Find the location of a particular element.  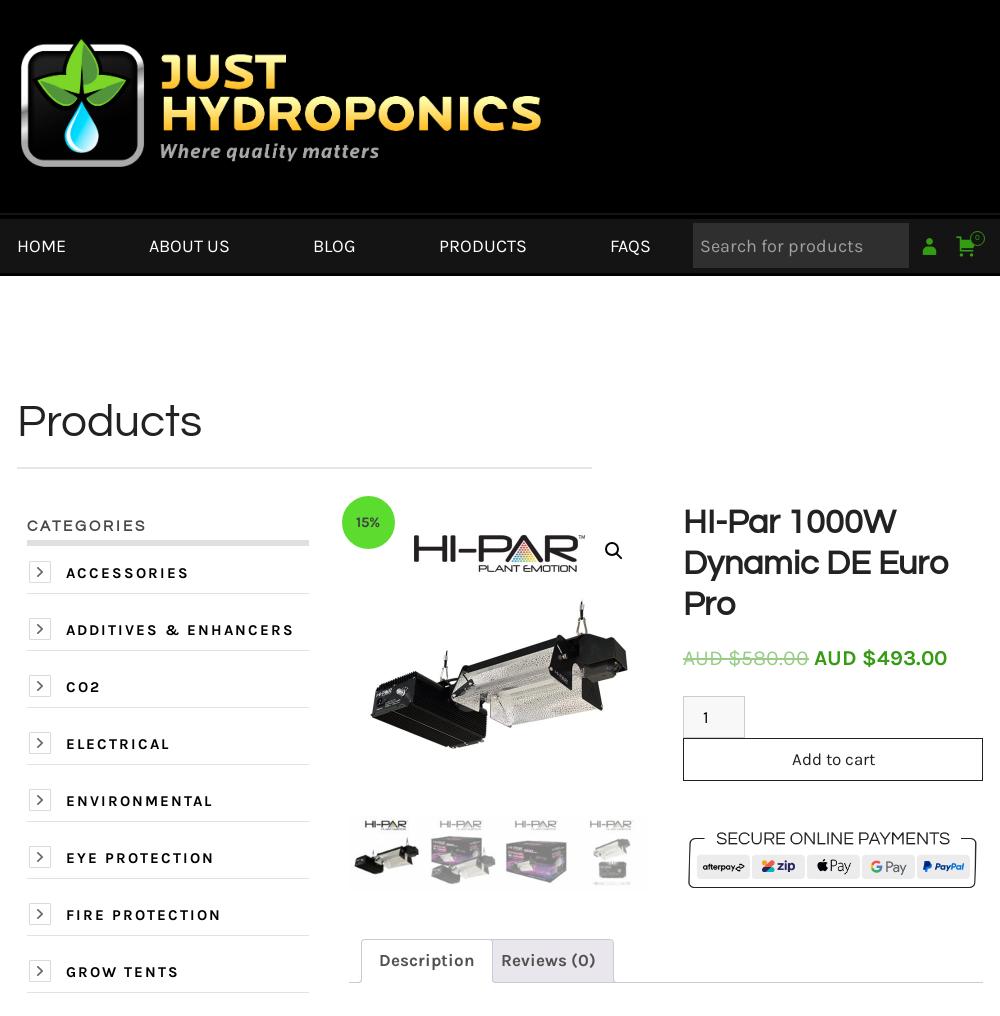

'Electrical' is located at coordinates (65, 744).